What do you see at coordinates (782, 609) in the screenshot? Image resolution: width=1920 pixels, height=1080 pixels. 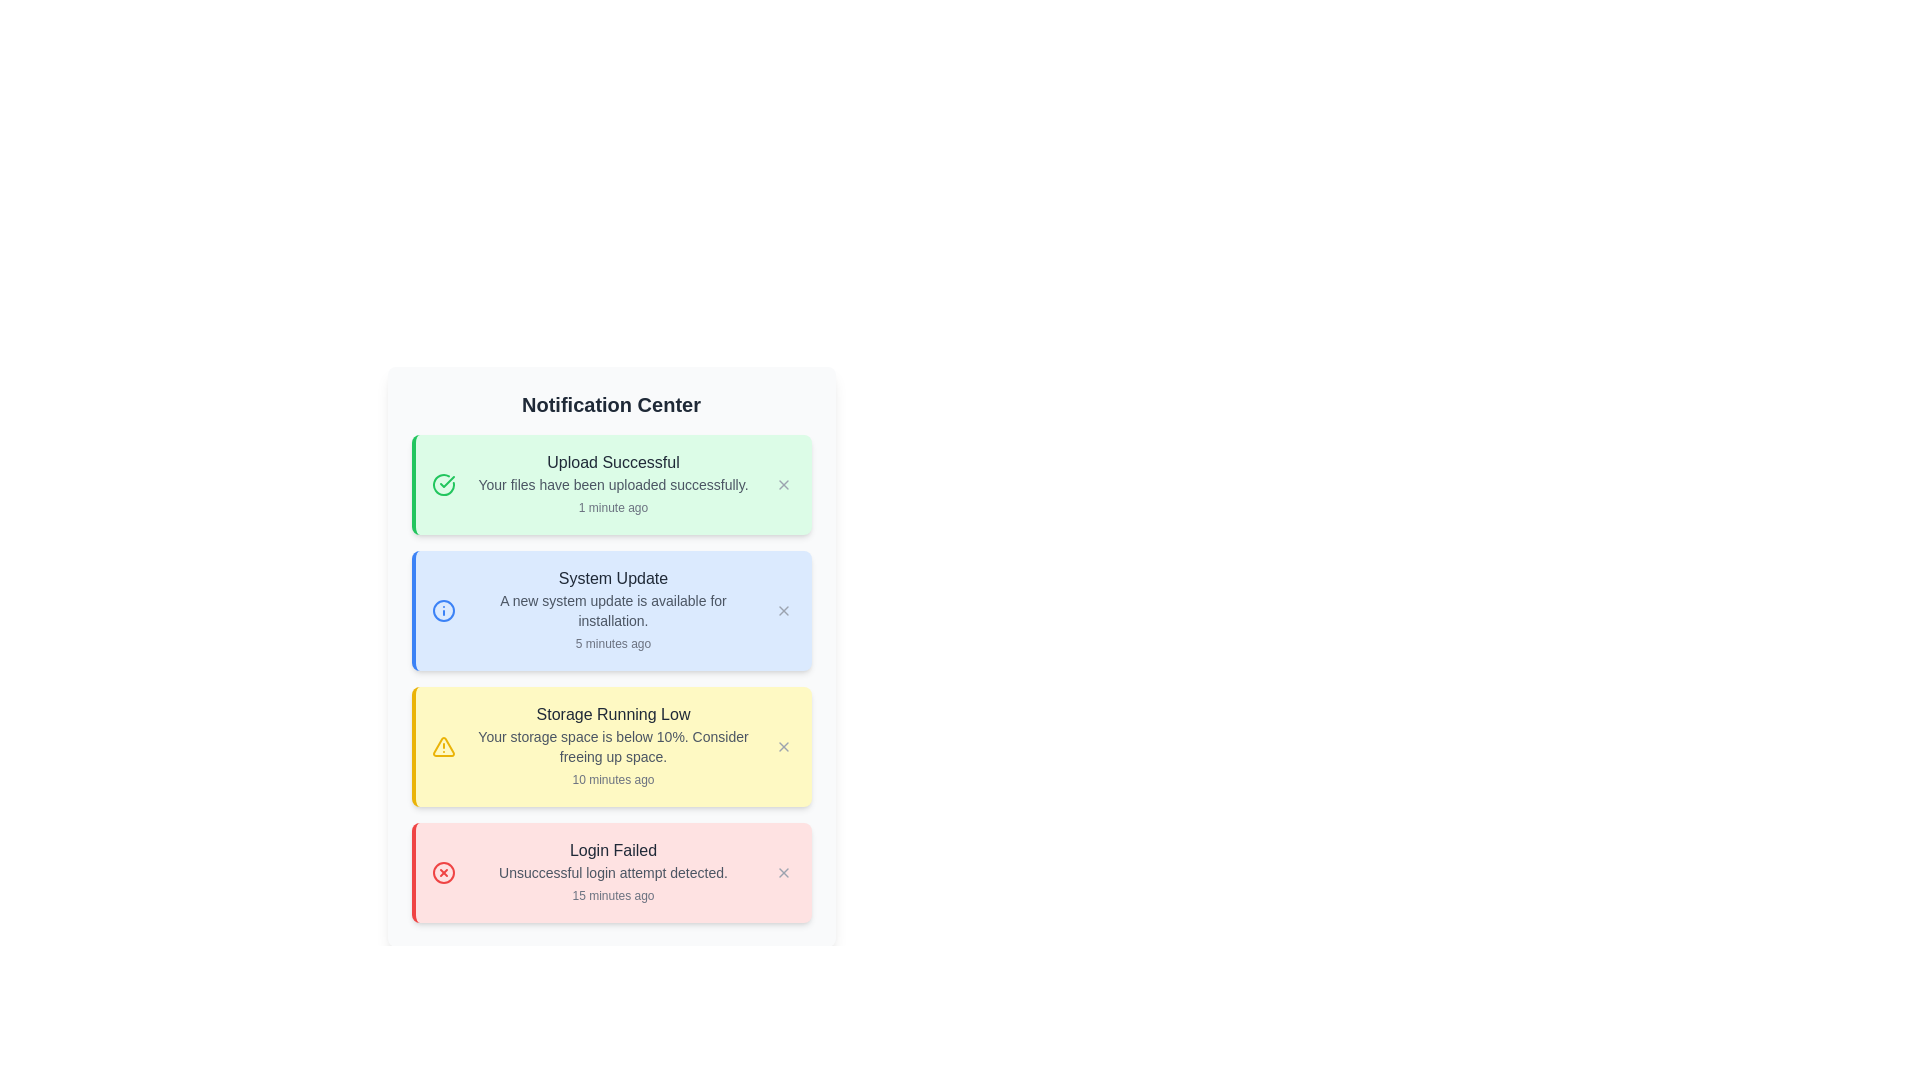 I see `the close button for the notification titled 'System Update' located at the top-right corner` at bounding box center [782, 609].